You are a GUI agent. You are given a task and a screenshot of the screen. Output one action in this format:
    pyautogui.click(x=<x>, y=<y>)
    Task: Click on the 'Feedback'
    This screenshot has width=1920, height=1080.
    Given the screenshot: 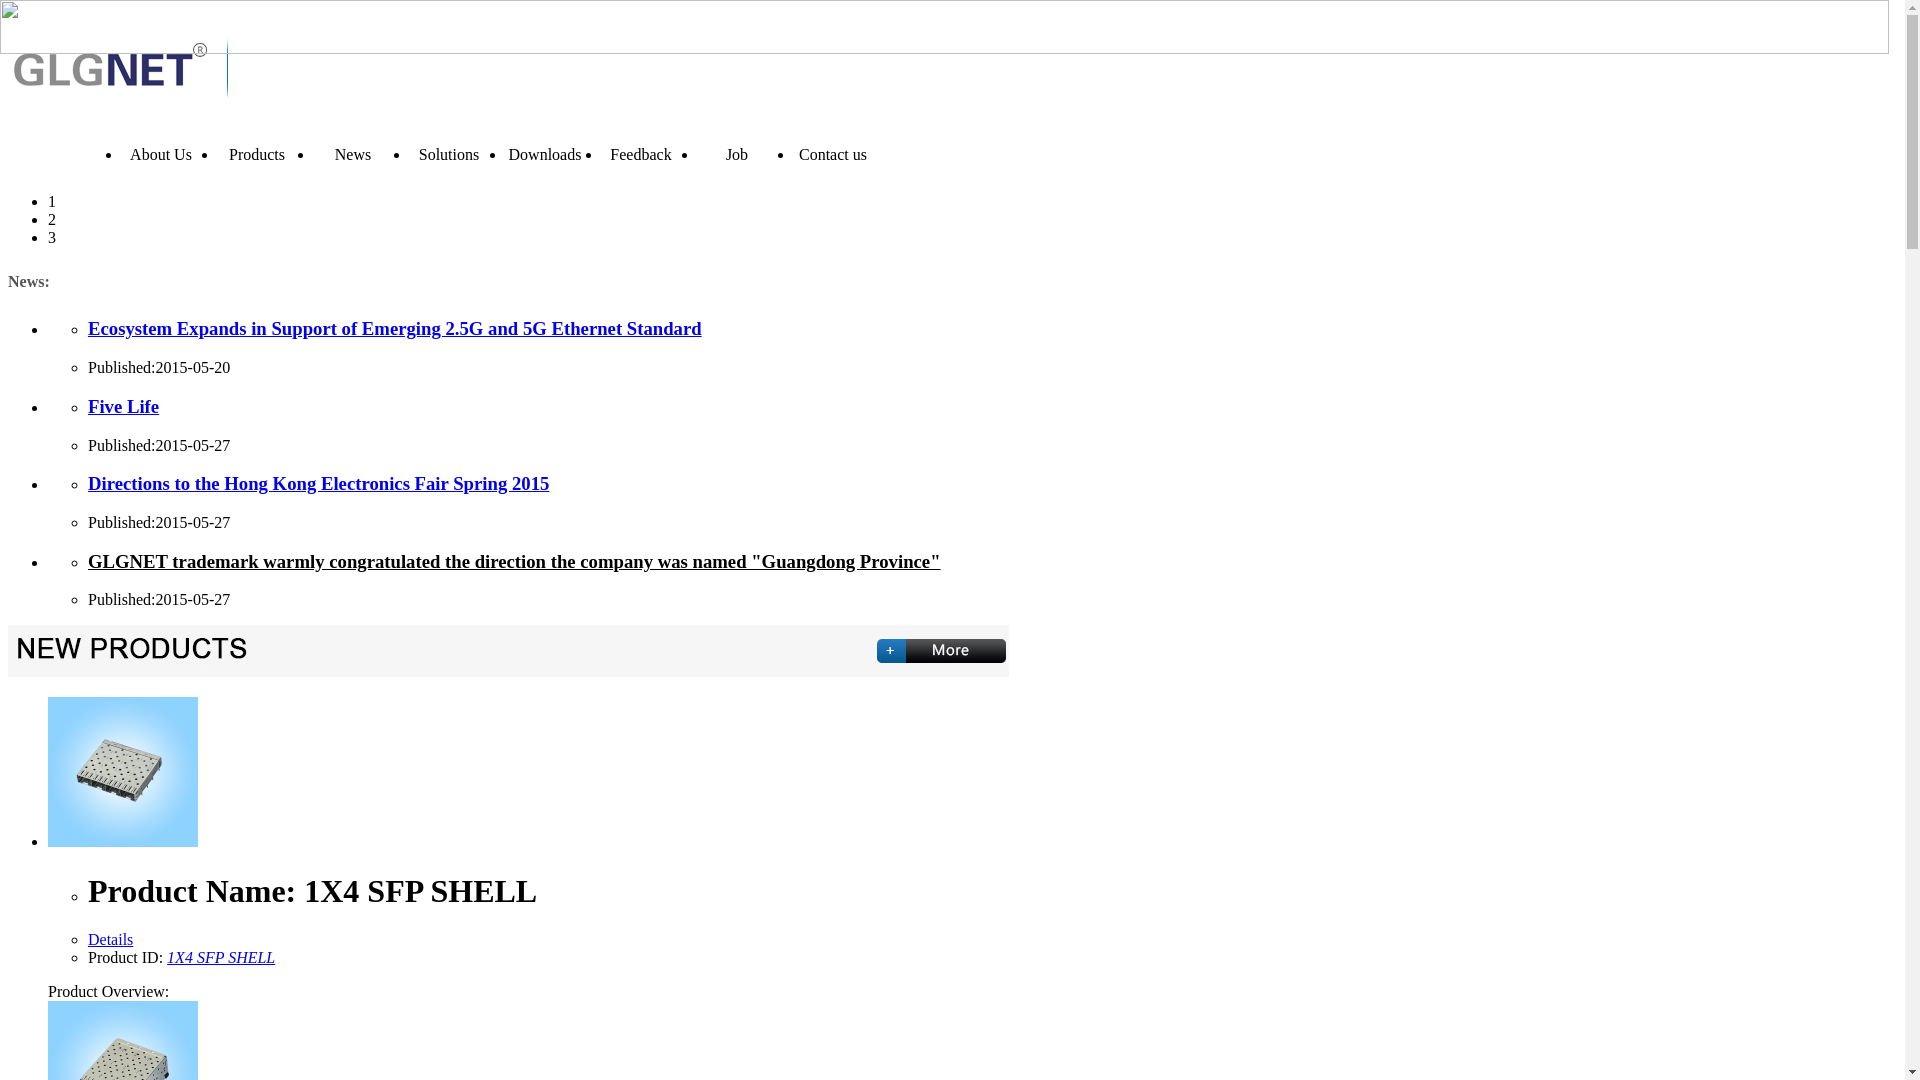 What is the action you would take?
    pyautogui.click(x=583, y=153)
    